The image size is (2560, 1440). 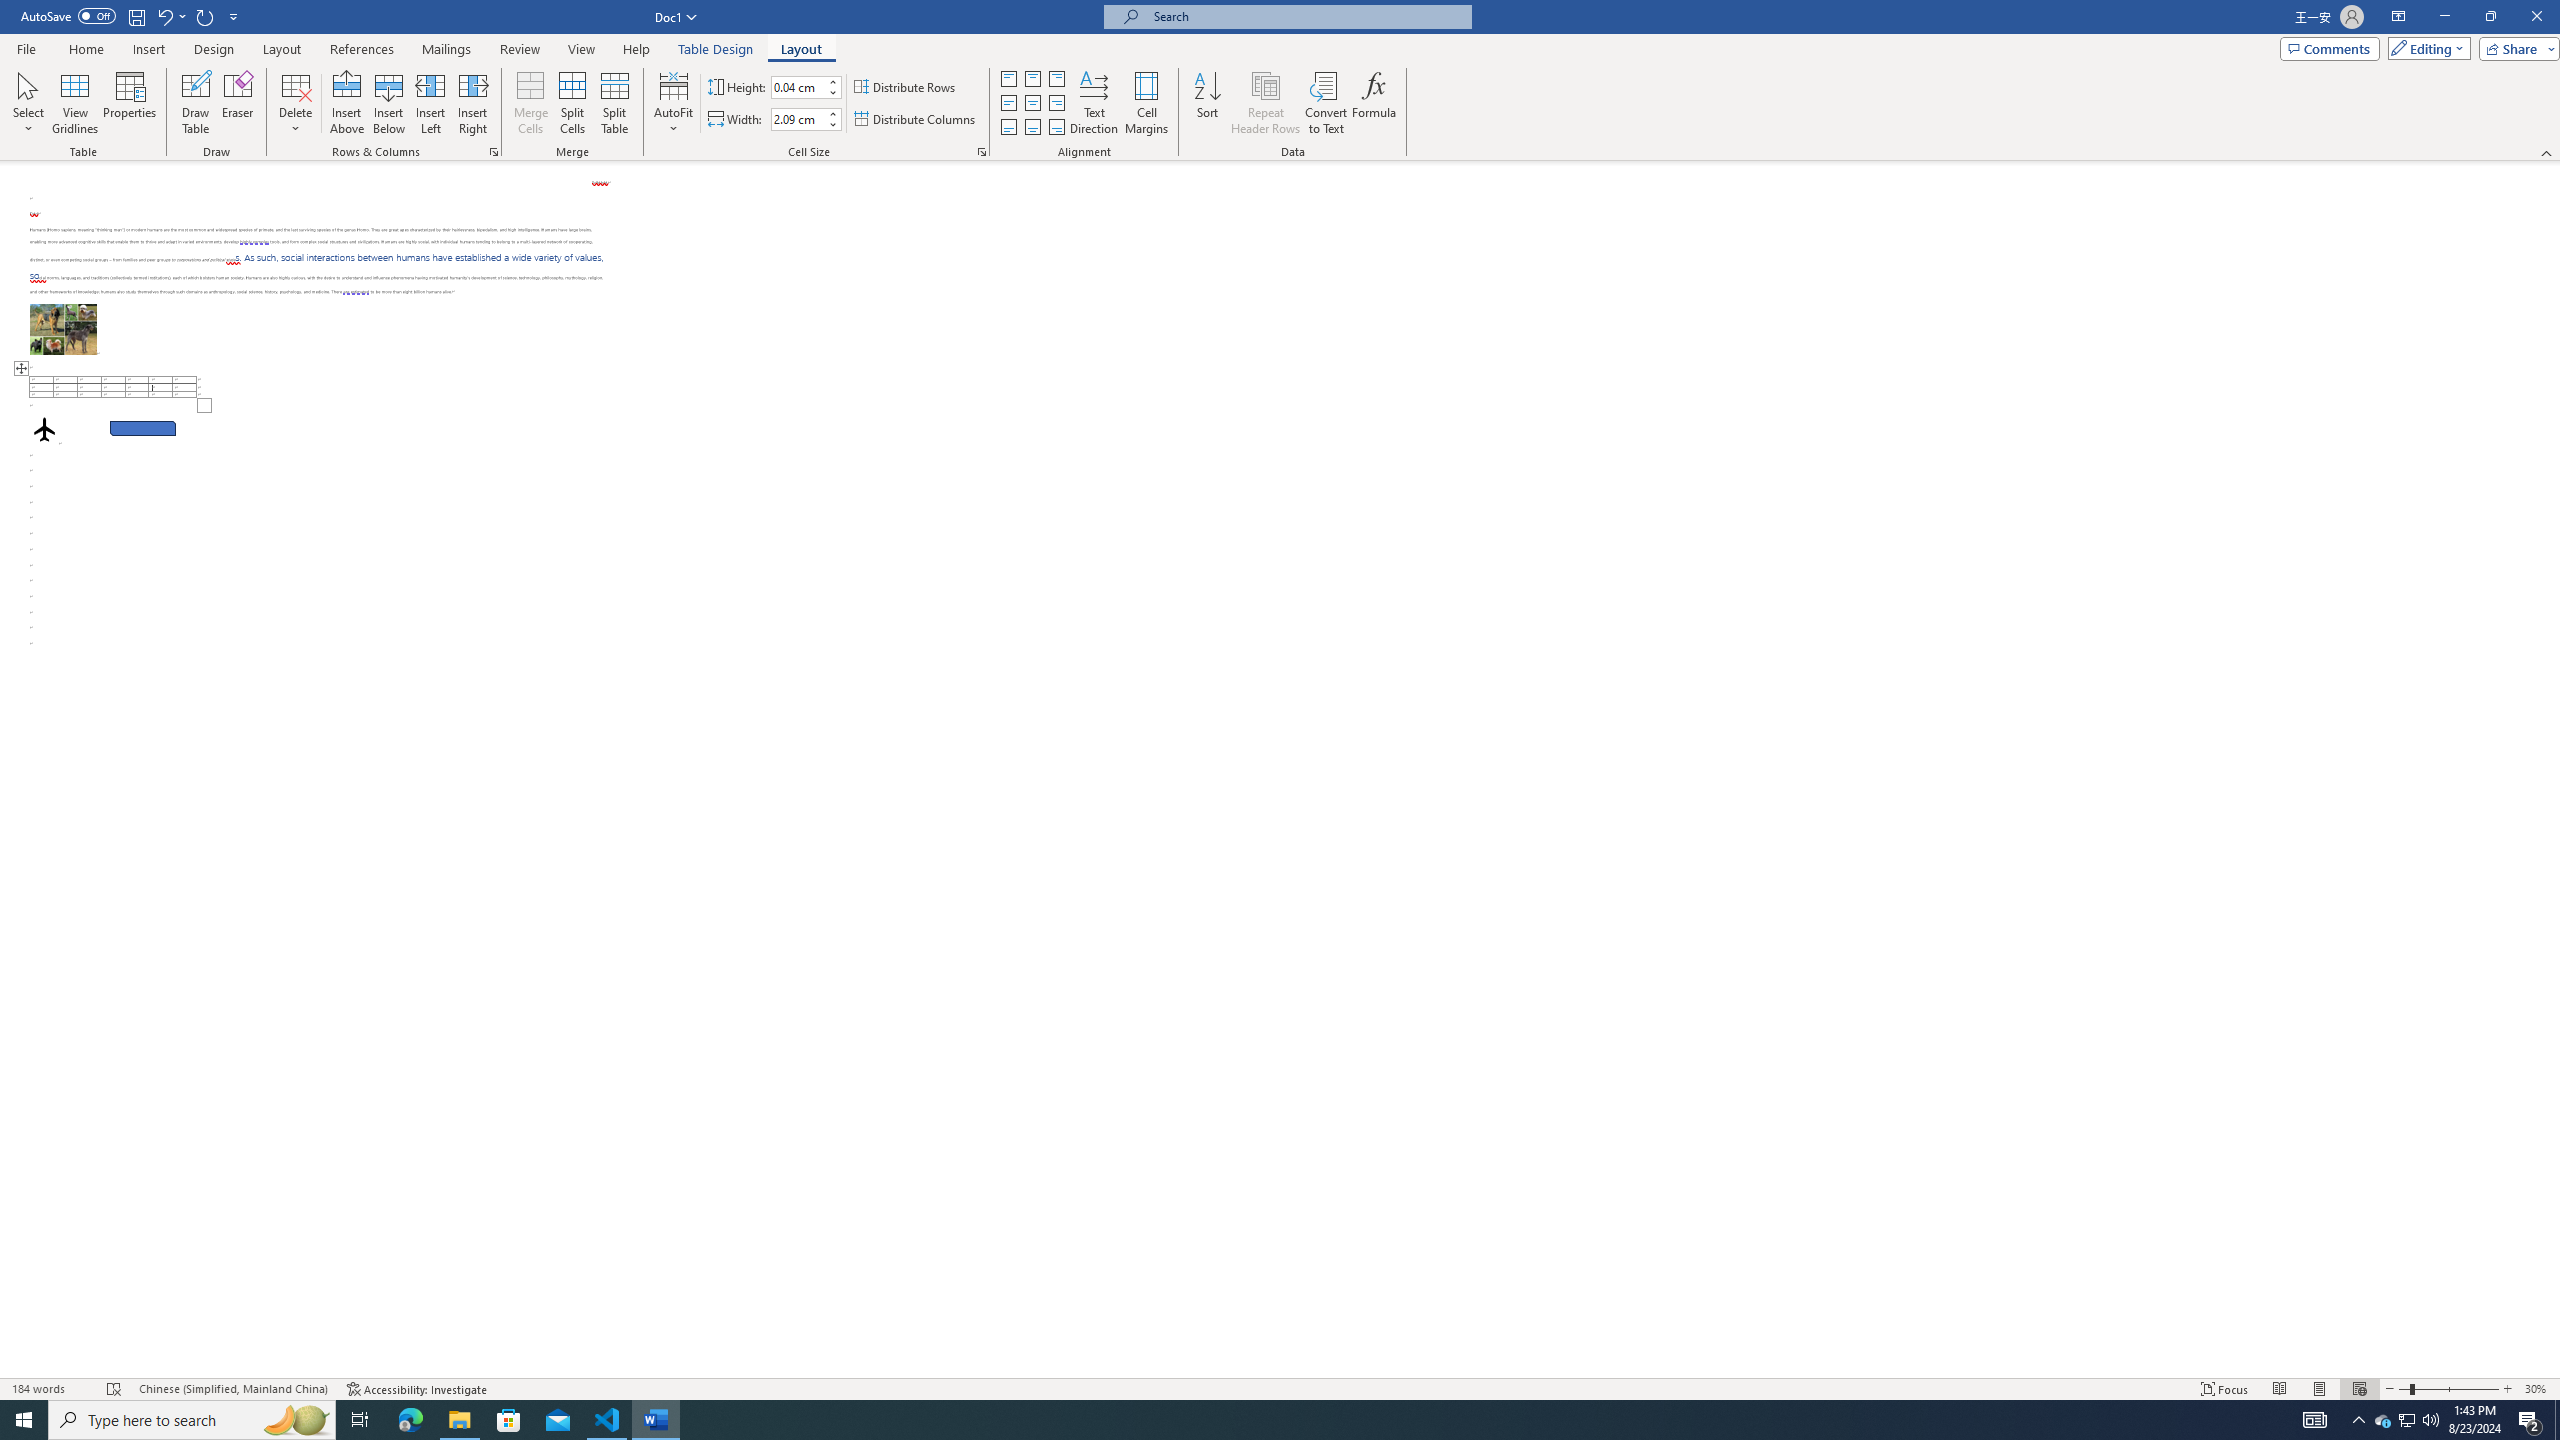 I want to click on 'Align Bottom Justified', so click(x=1007, y=127).